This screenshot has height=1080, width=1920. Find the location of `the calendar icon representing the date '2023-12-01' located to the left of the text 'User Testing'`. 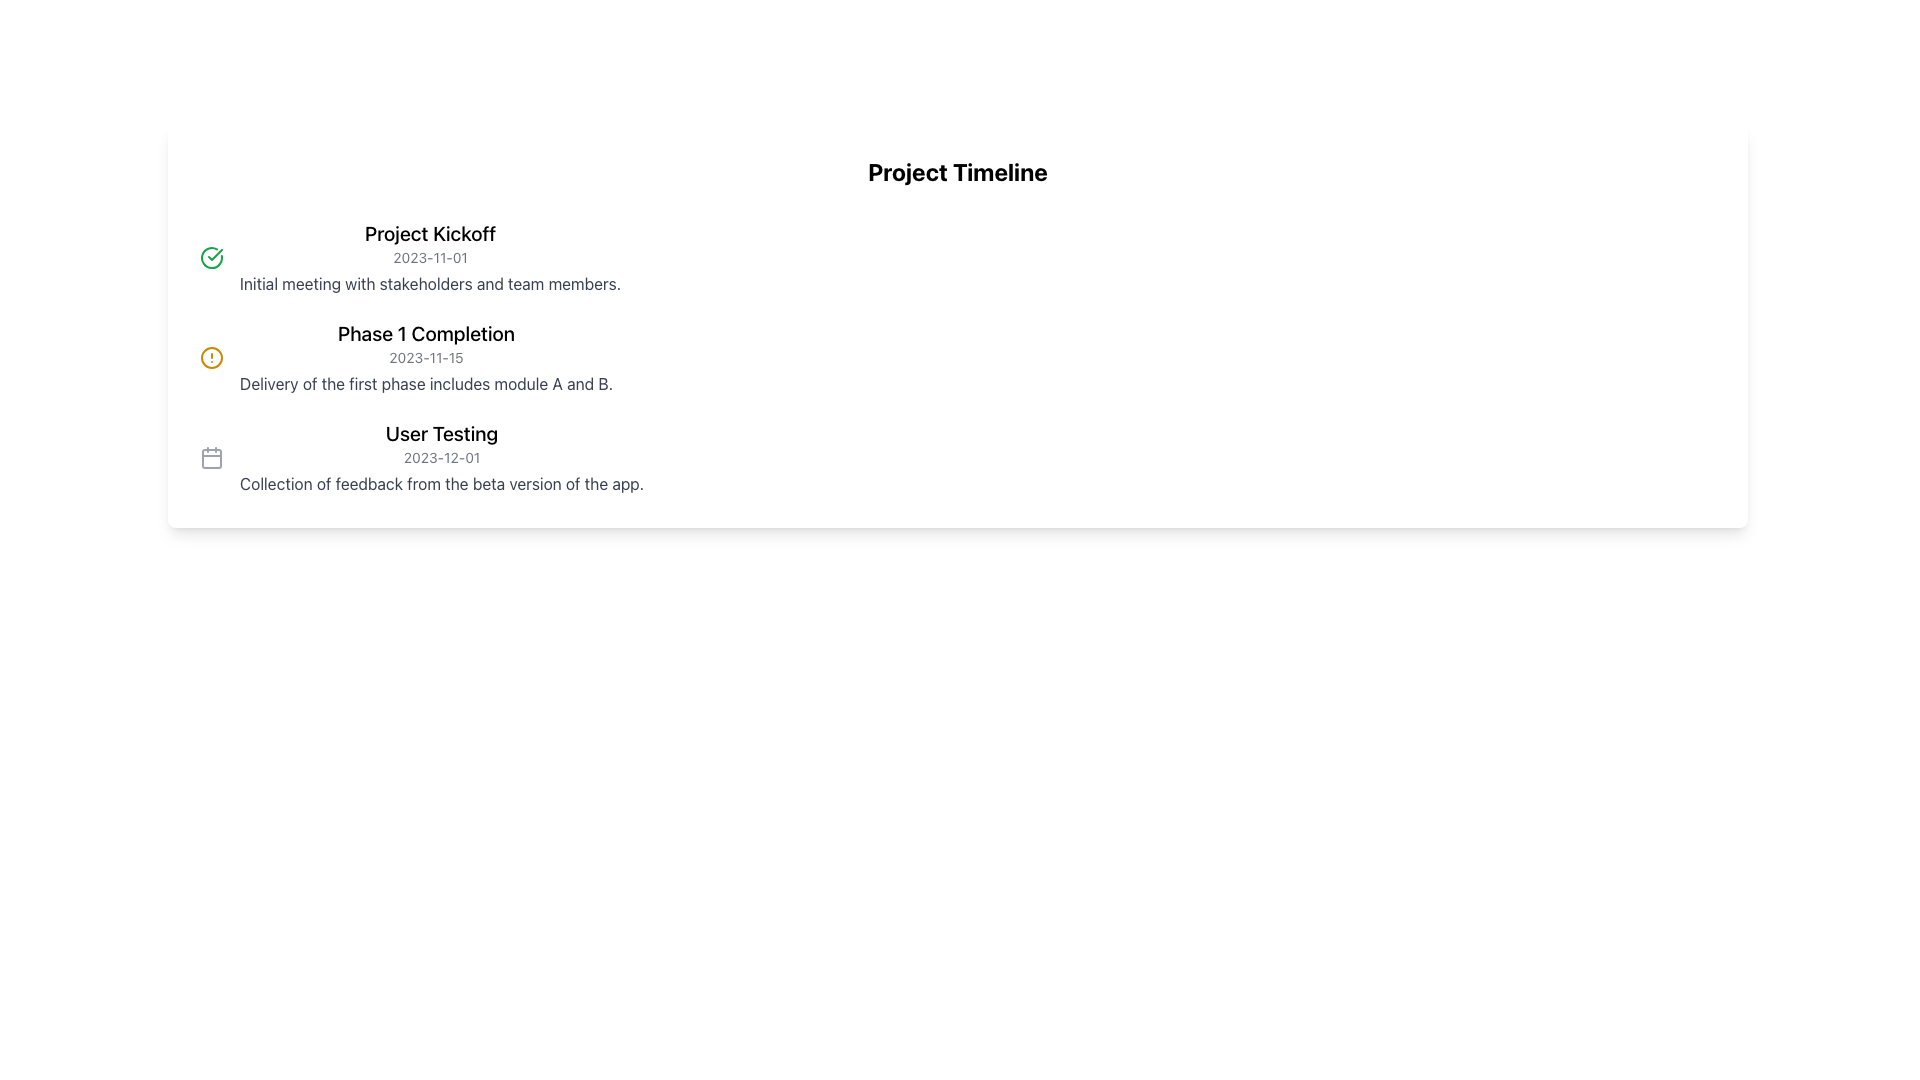

the calendar icon representing the date '2023-12-01' located to the left of the text 'User Testing' is located at coordinates (211, 458).